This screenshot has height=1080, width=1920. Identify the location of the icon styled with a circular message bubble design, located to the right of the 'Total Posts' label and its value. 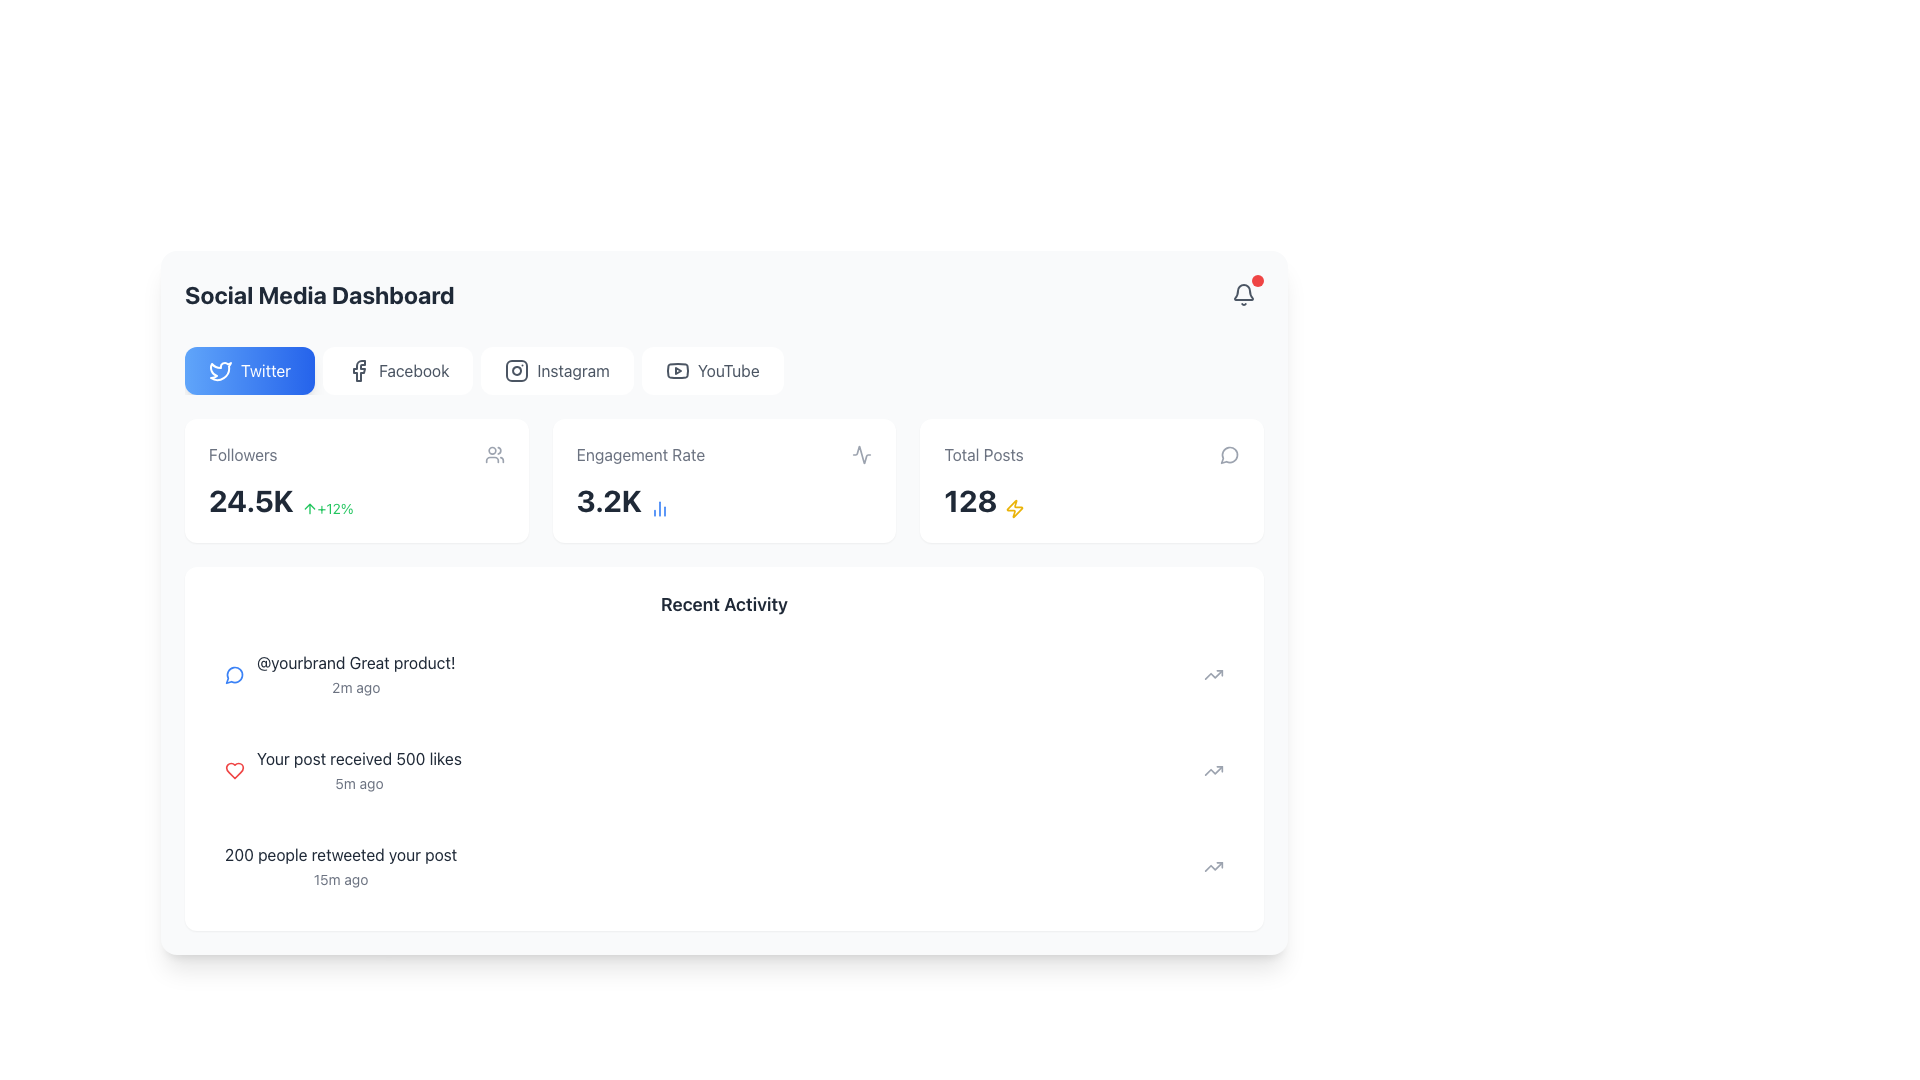
(1228, 455).